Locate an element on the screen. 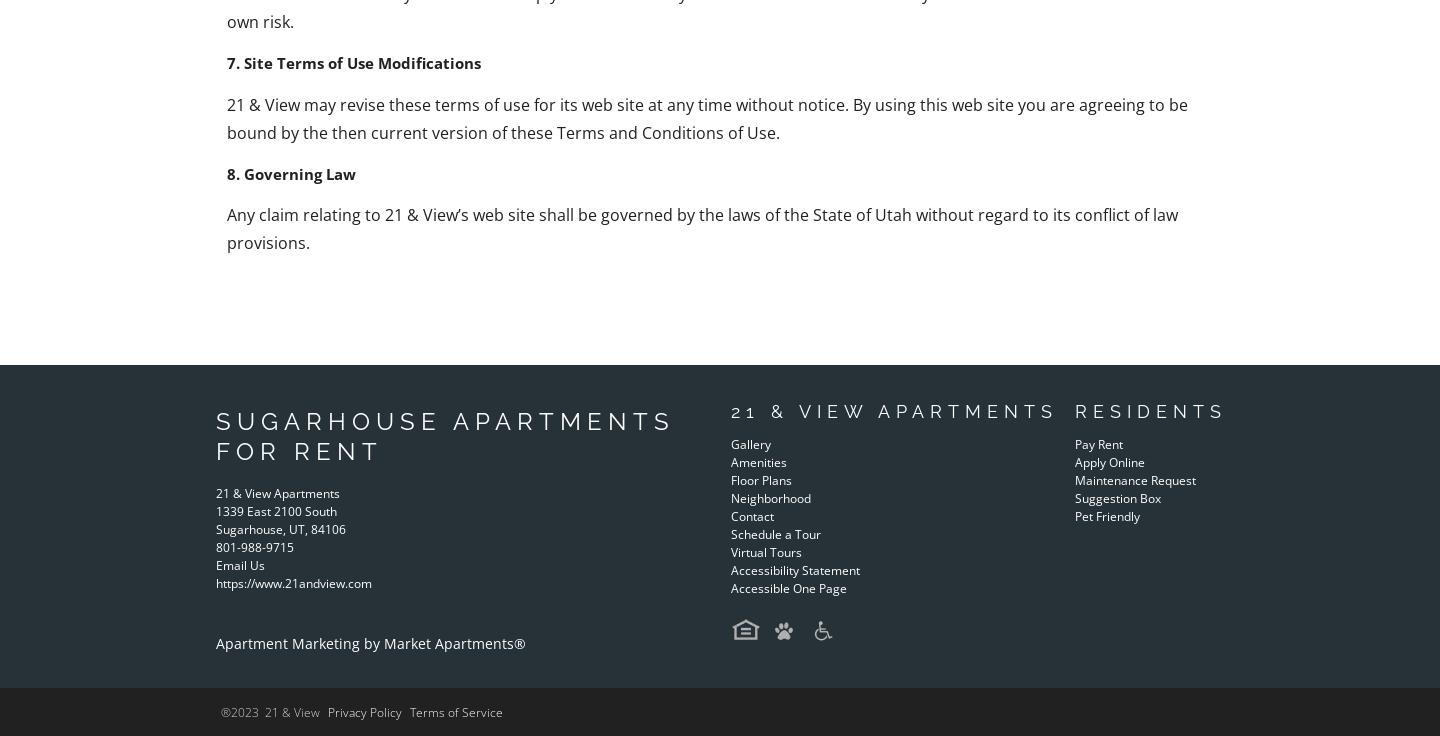 Image resolution: width=1440 pixels, height=736 pixels. 'Email Us' is located at coordinates (240, 563).